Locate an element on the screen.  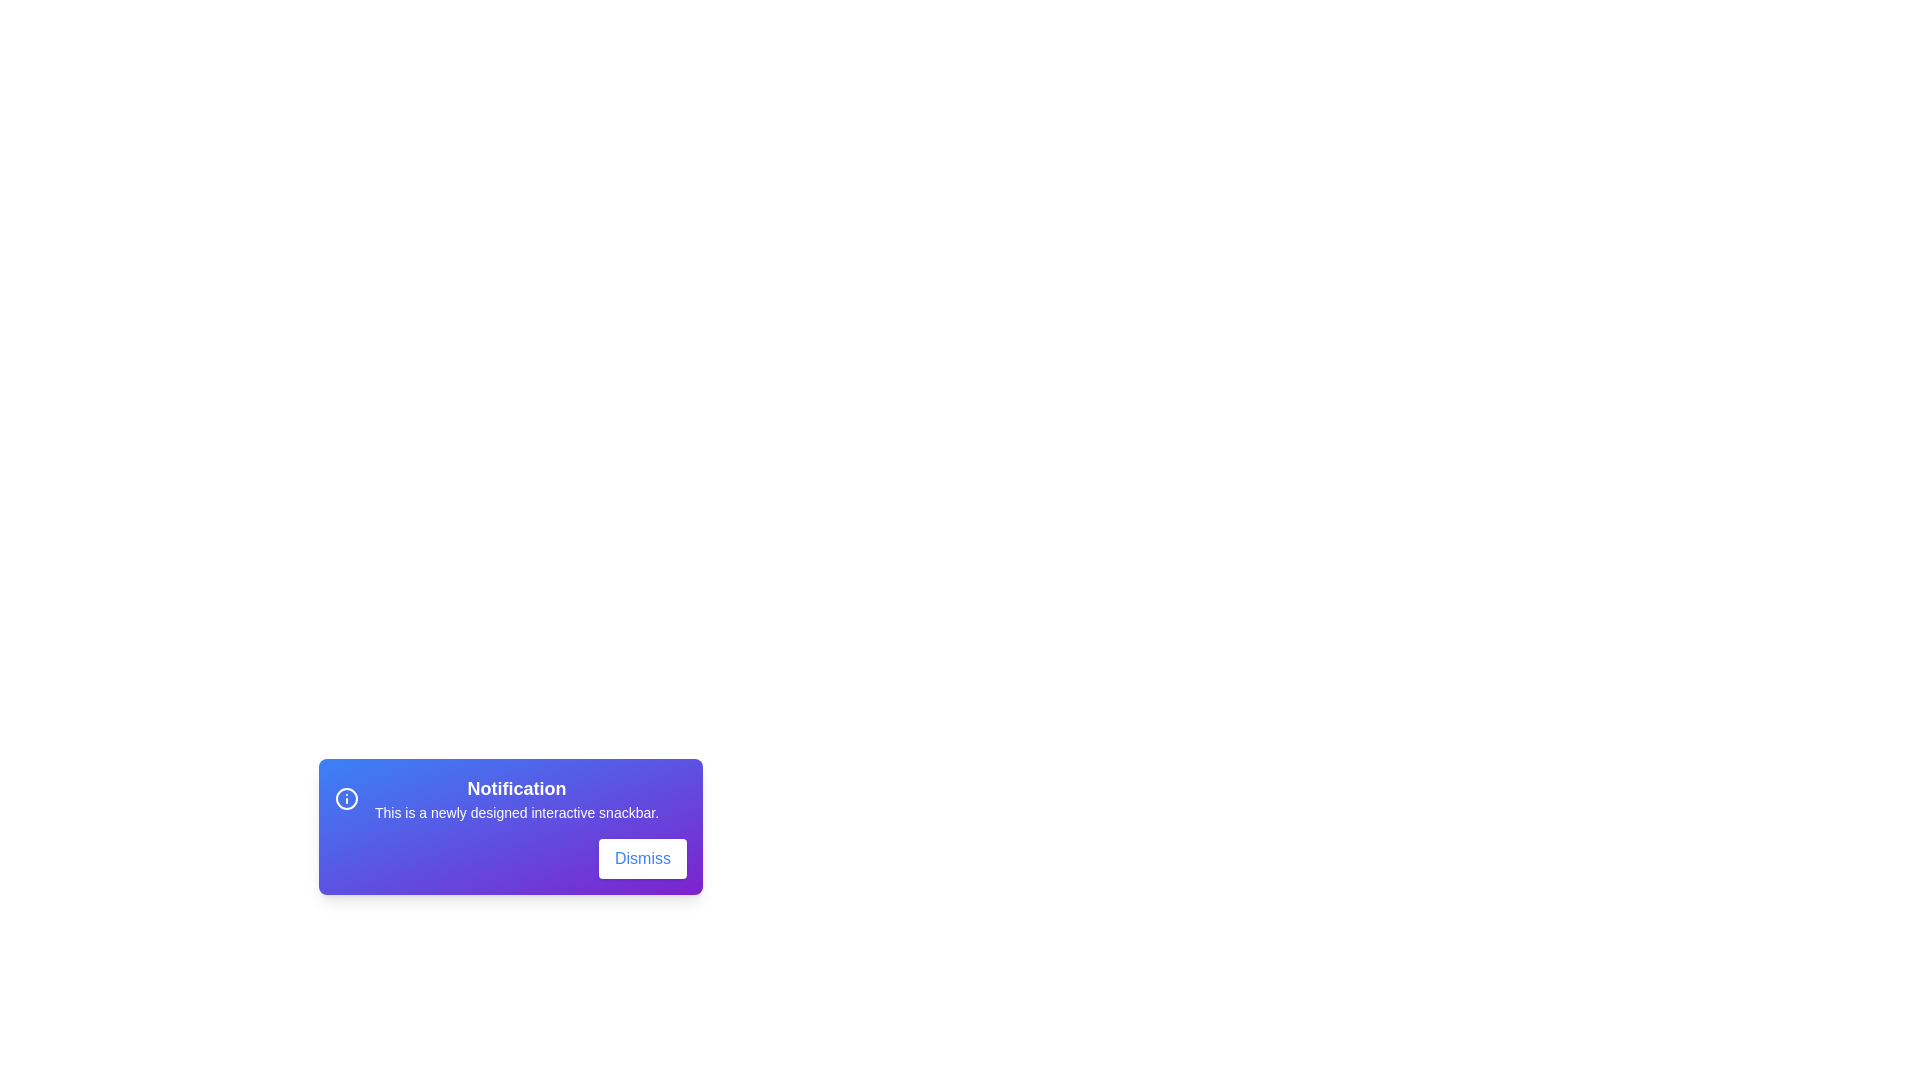
the decorative circular component of the SVG information icon located in the notification banner is located at coordinates (346, 797).